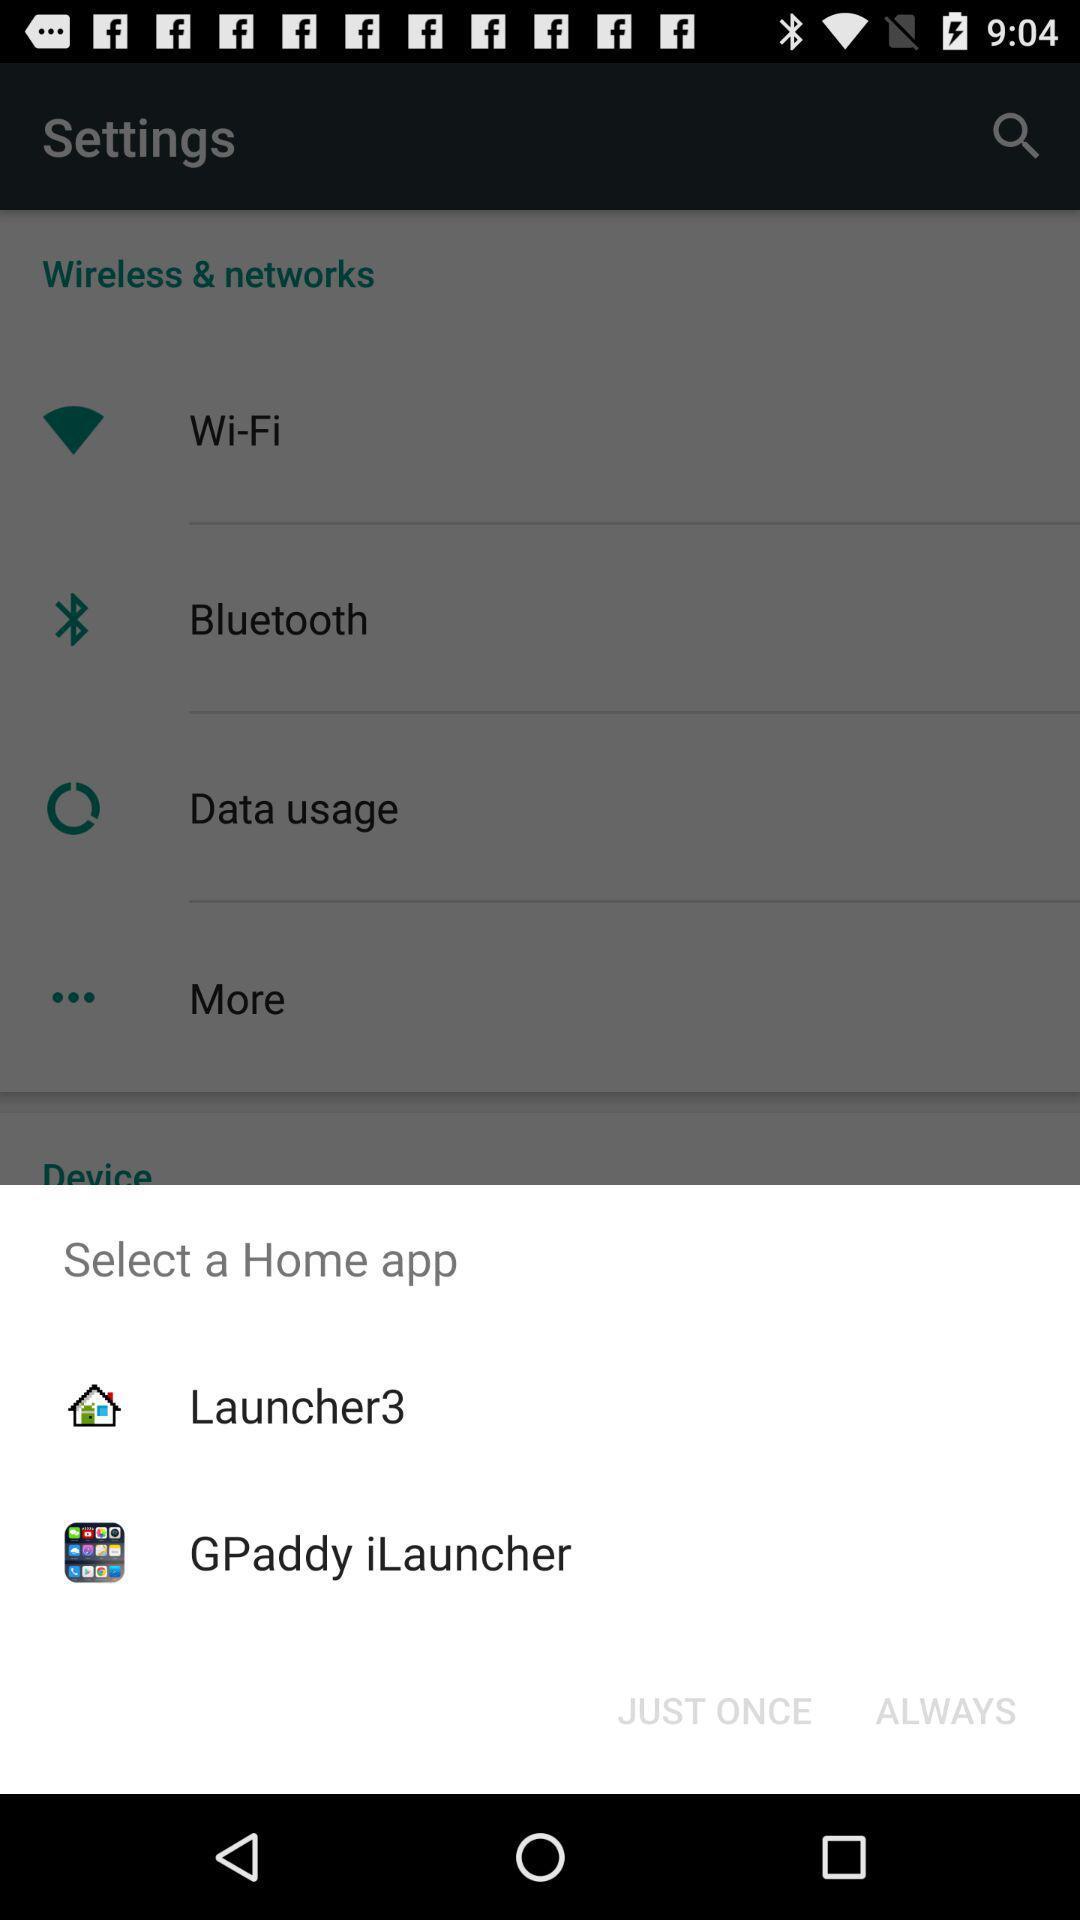 Image resolution: width=1080 pixels, height=1920 pixels. I want to click on the icon above the gpaddy ilauncher, so click(297, 1404).